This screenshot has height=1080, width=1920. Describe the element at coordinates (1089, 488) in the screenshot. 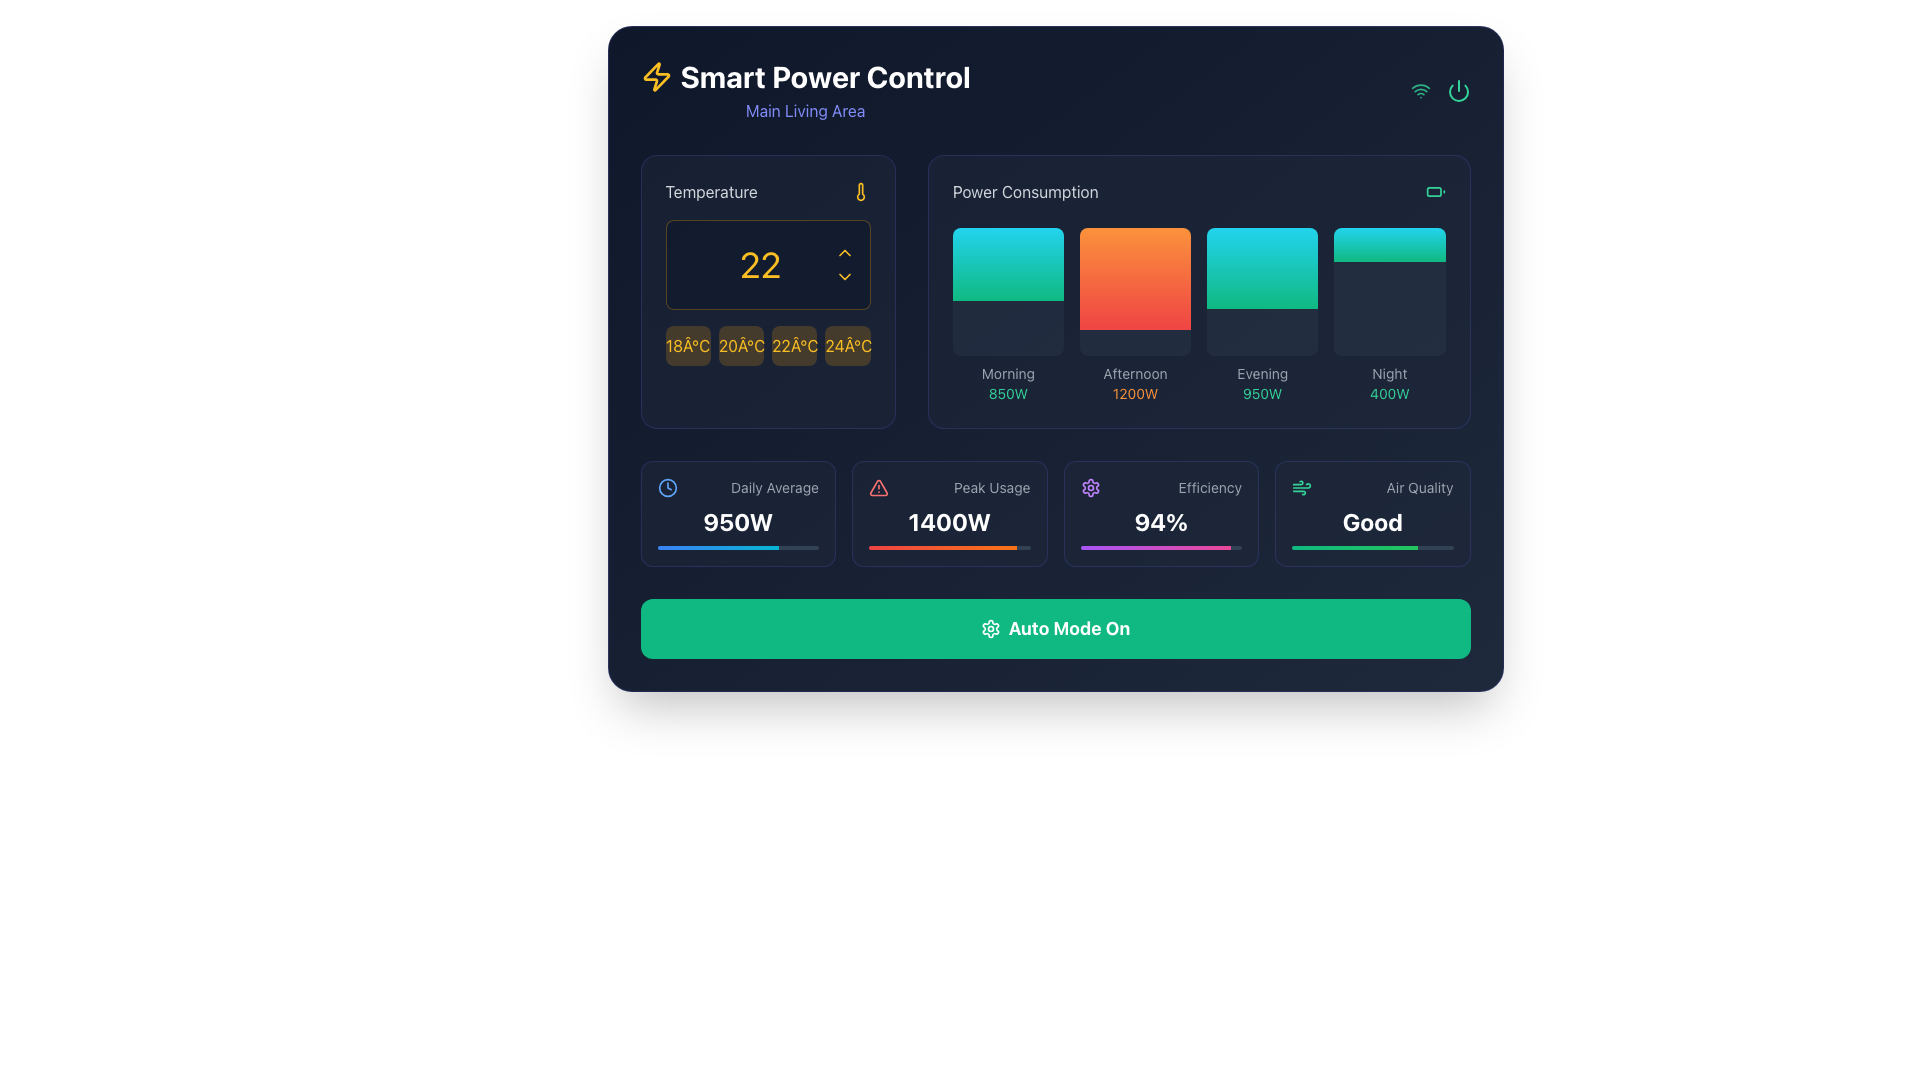

I see `the settings icon located in the top-left corner of the 'Efficiency' panel` at that location.